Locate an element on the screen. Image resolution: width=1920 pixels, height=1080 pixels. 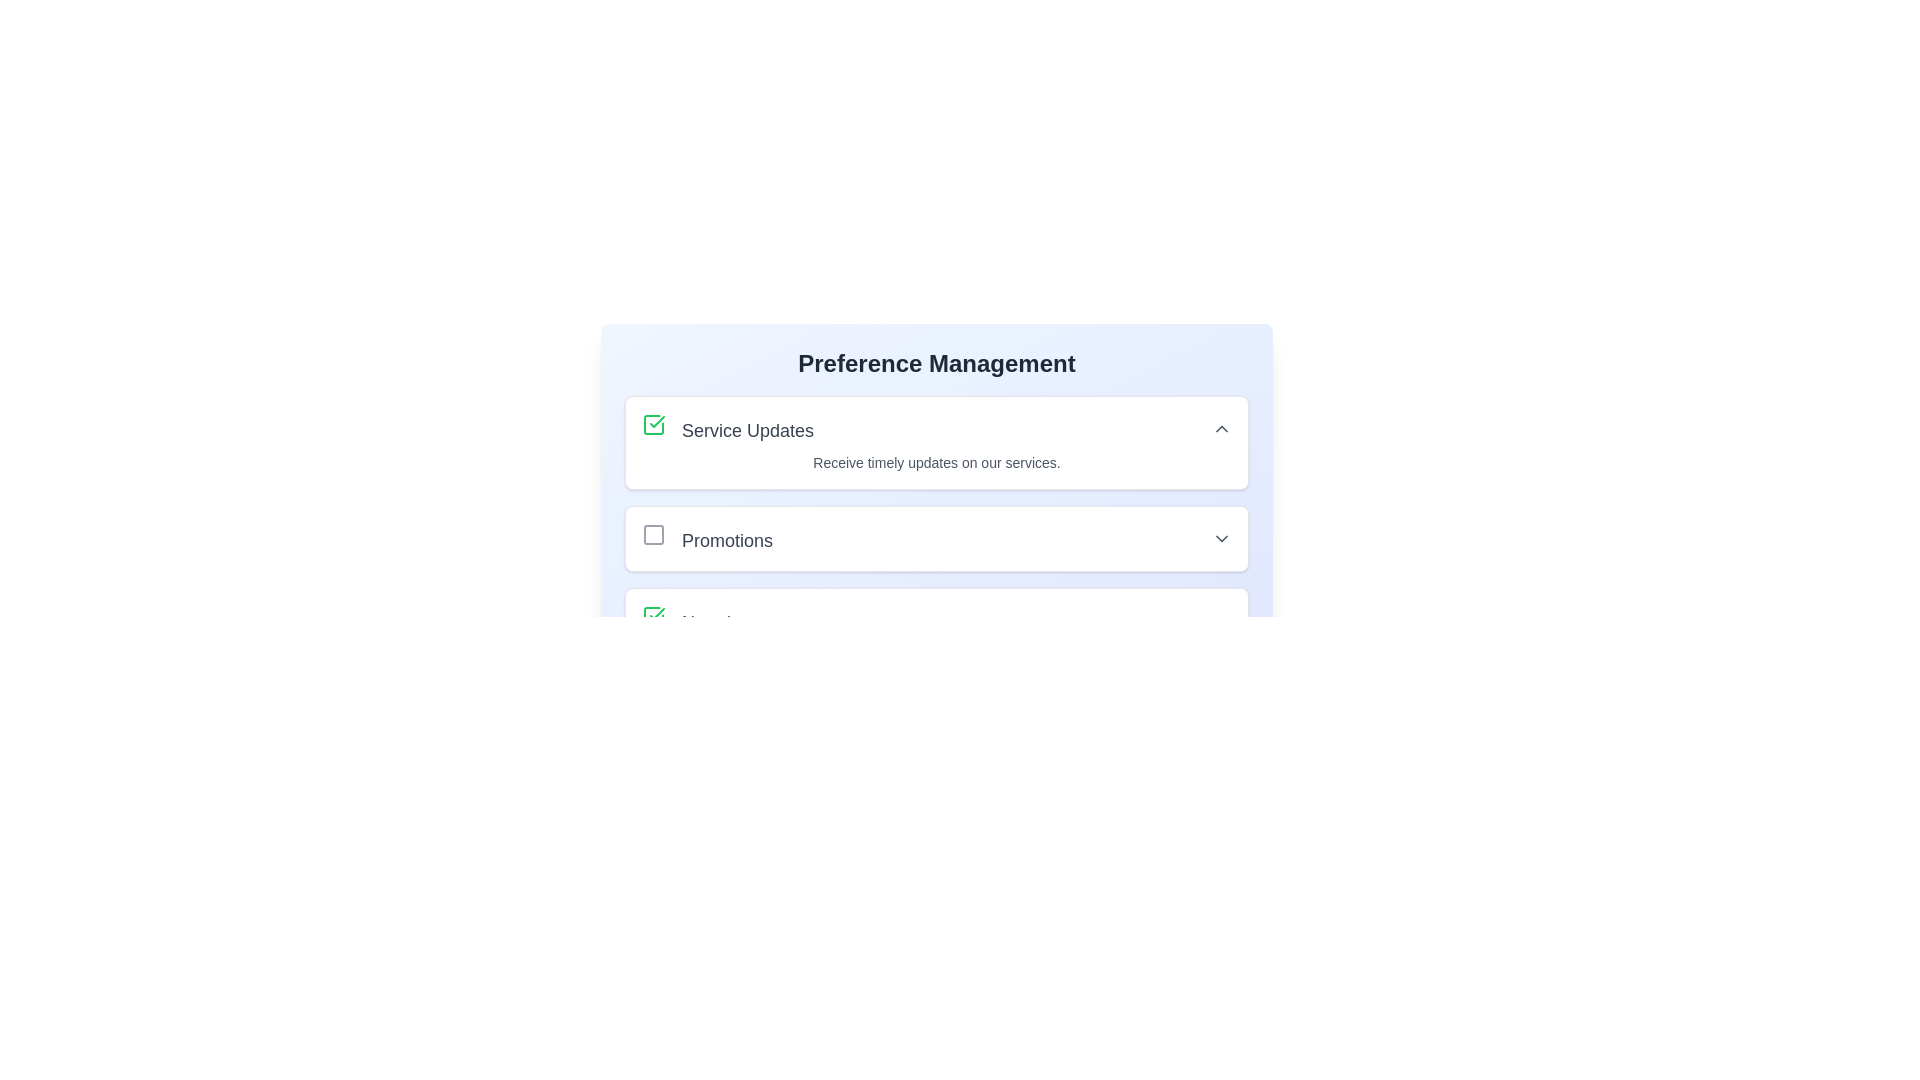
the 'Newsletters' expandable list item, which is the third item in the vertical list under 'Service Updates' and 'Promotions' is located at coordinates (935, 620).